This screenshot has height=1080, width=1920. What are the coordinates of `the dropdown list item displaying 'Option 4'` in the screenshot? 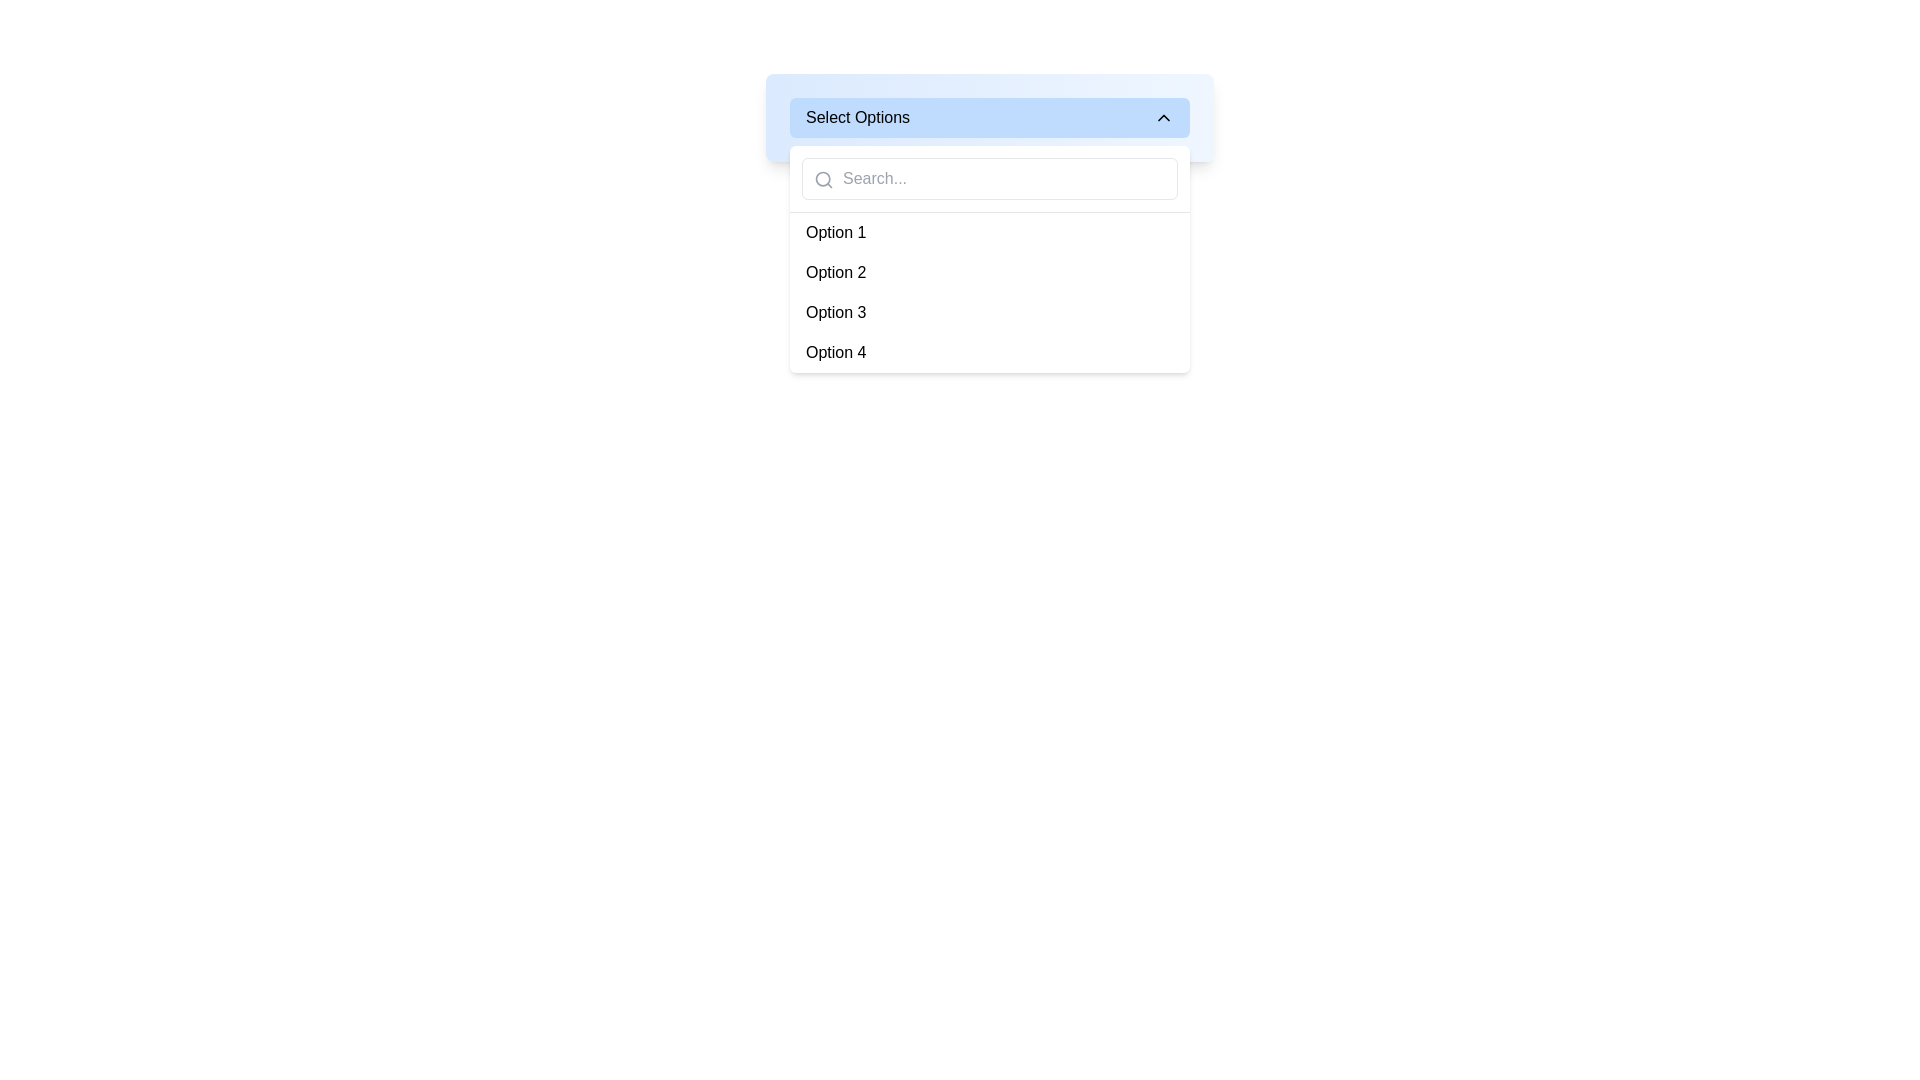 It's located at (836, 352).